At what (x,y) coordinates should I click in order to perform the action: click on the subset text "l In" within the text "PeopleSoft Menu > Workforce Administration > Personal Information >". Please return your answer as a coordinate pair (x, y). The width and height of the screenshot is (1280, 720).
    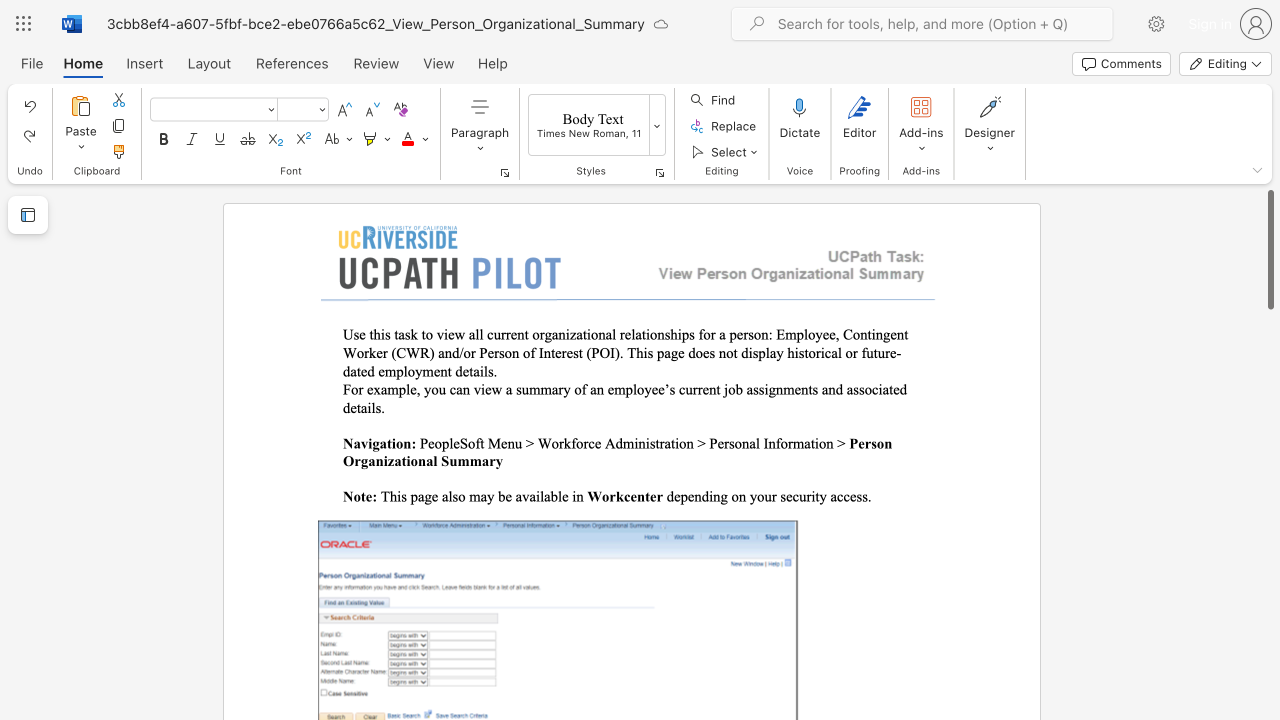
    Looking at the image, I should click on (754, 442).